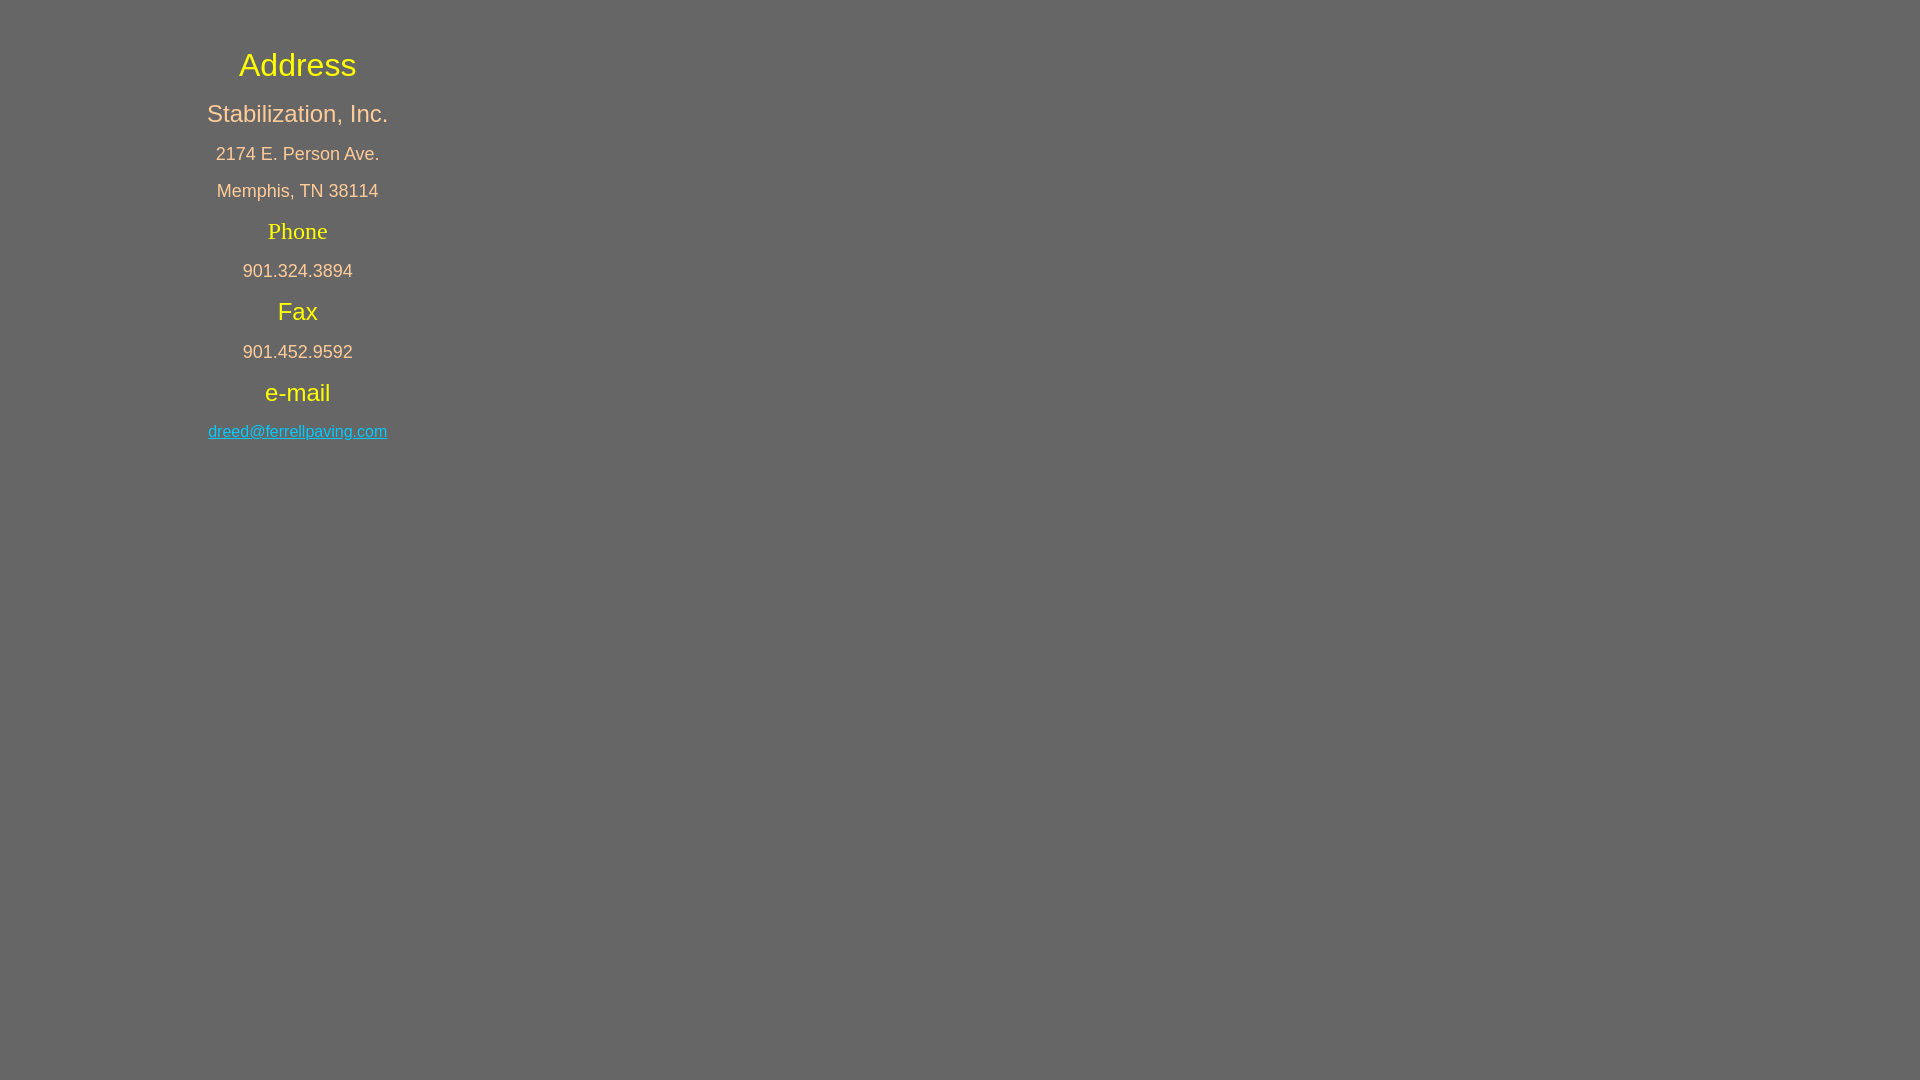  I want to click on 'dreed@ferrellpaving.com', so click(296, 430).